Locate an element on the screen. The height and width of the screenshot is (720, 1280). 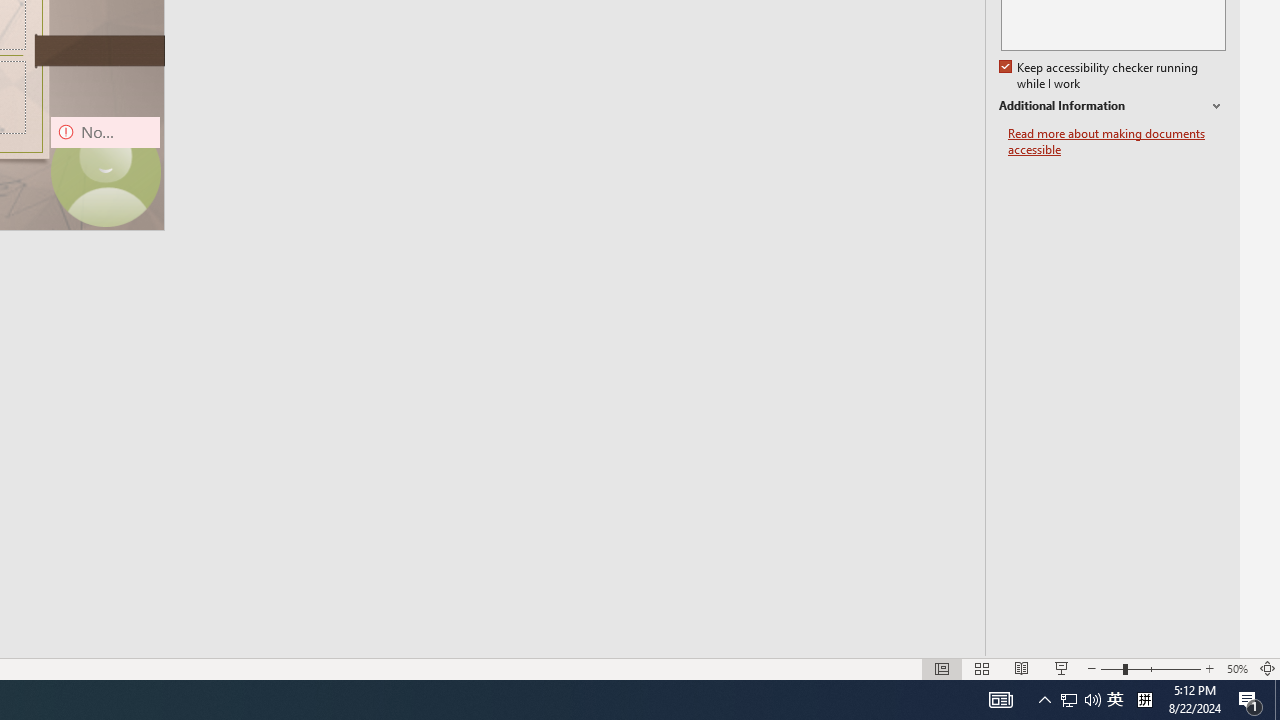
'Additional Information' is located at coordinates (1111, 106).